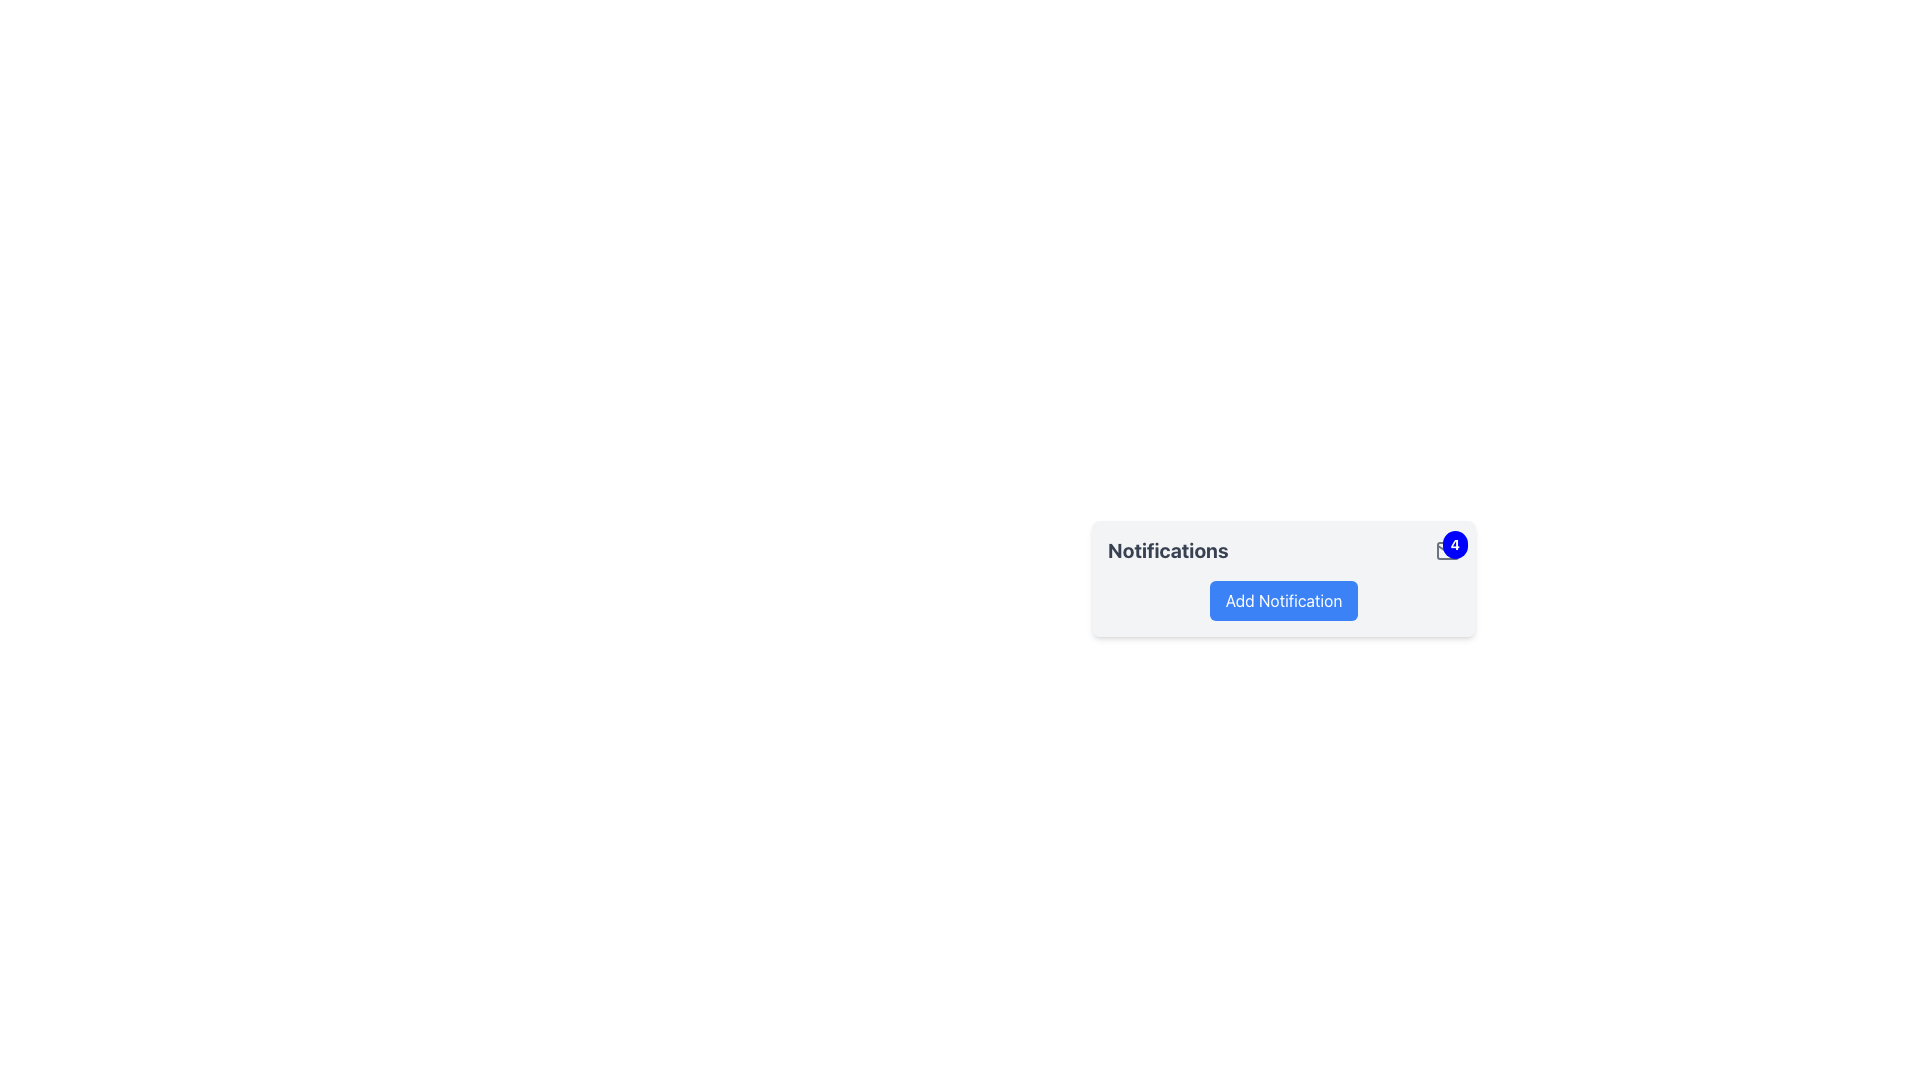  Describe the element at coordinates (1455, 544) in the screenshot. I see `the unread notification badge displaying the number '4', which is located at the top-right corner of the 'Notifications' section next to the email icon` at that location.